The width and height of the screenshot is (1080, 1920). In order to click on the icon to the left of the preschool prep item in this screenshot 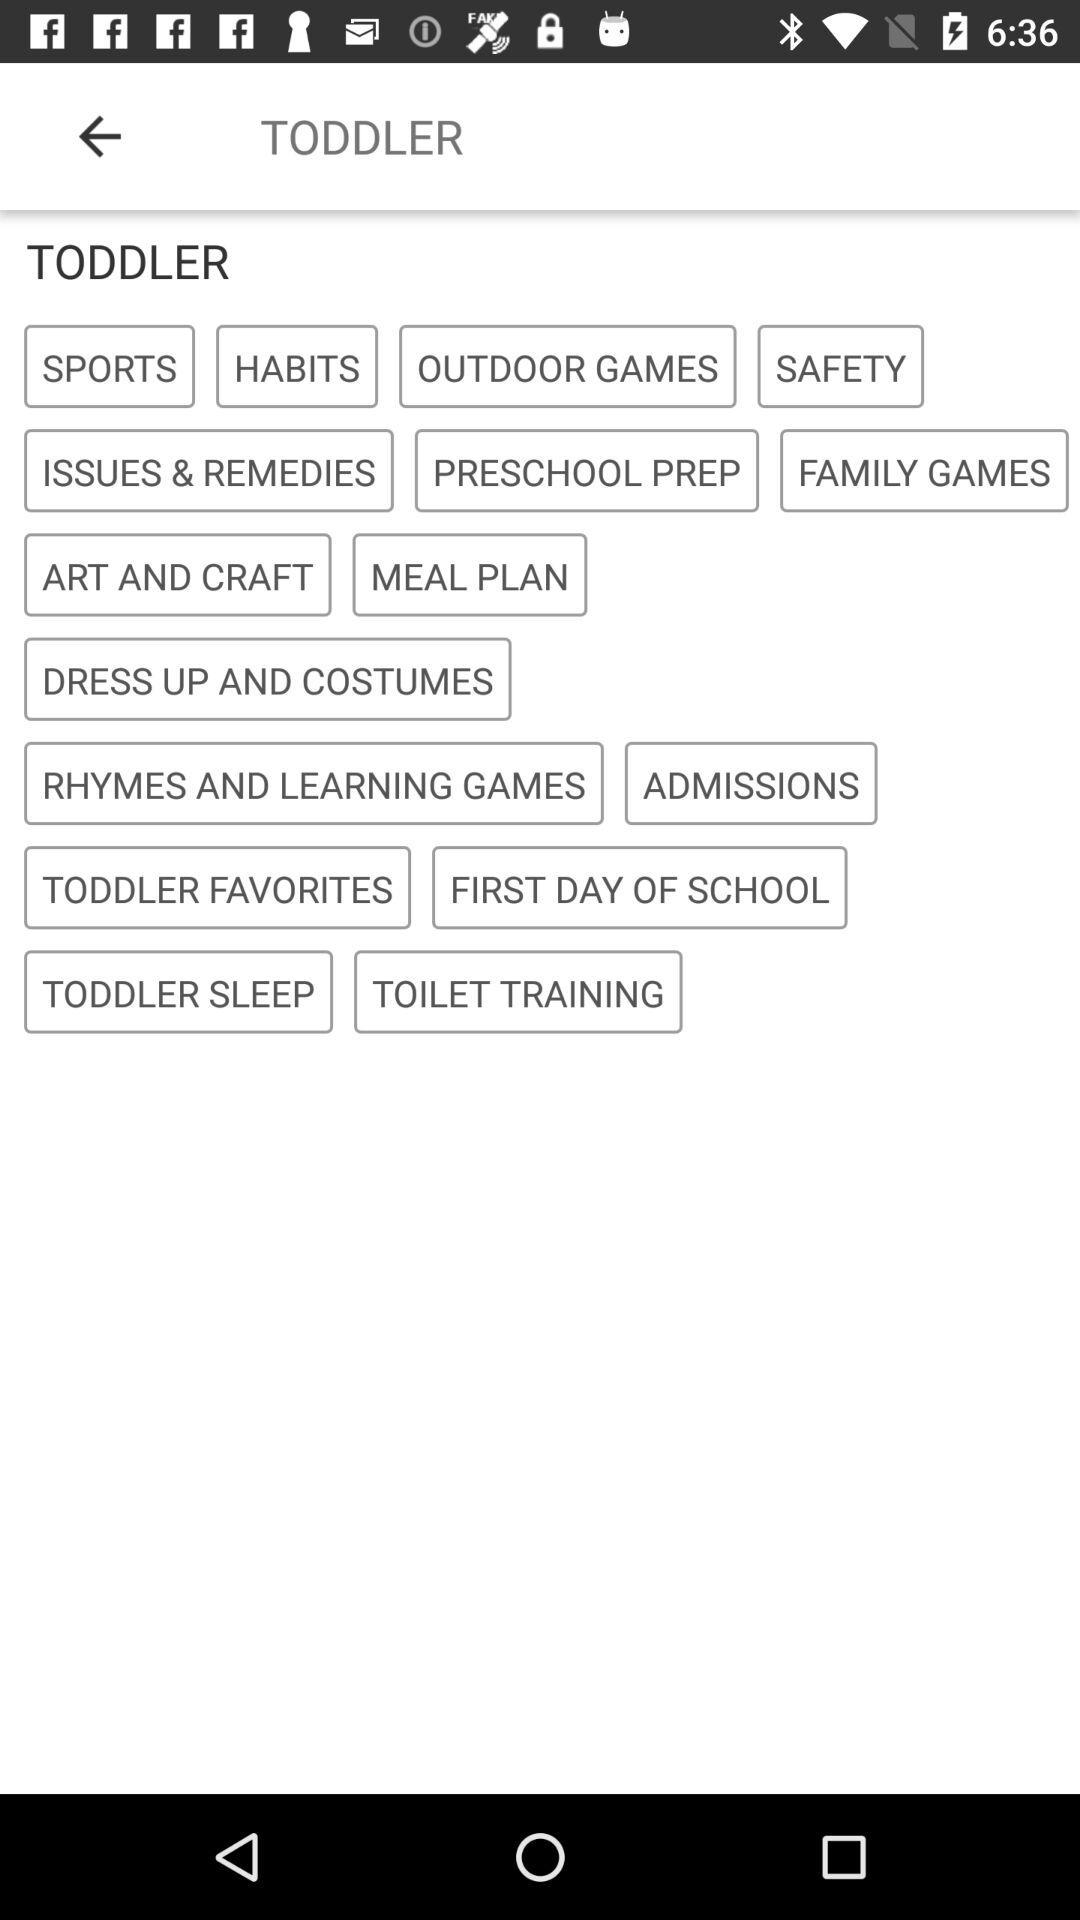, I will do `click(208, 470)`.